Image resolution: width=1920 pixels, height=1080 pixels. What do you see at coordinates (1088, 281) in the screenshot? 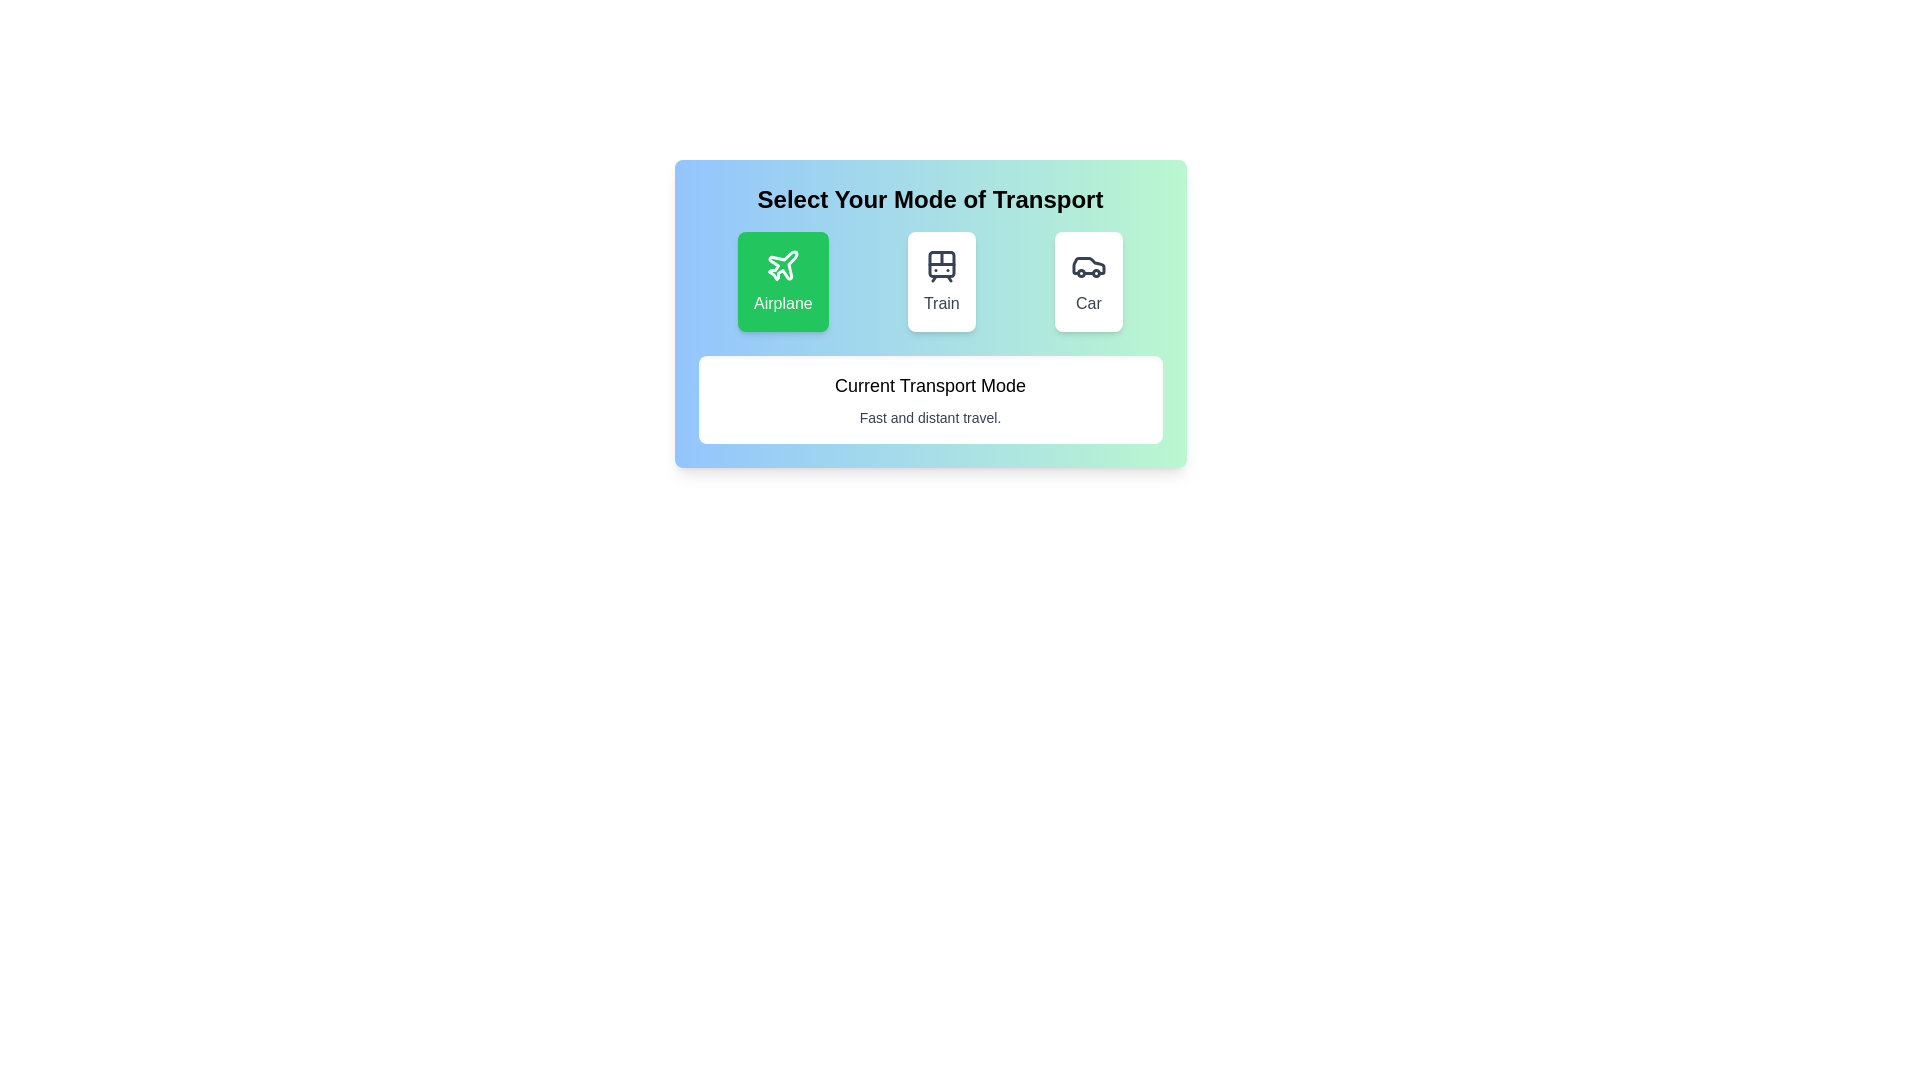
I see `the transportation mode by clicking on the corresponding button for Car` at bounding box center [1088, 281].